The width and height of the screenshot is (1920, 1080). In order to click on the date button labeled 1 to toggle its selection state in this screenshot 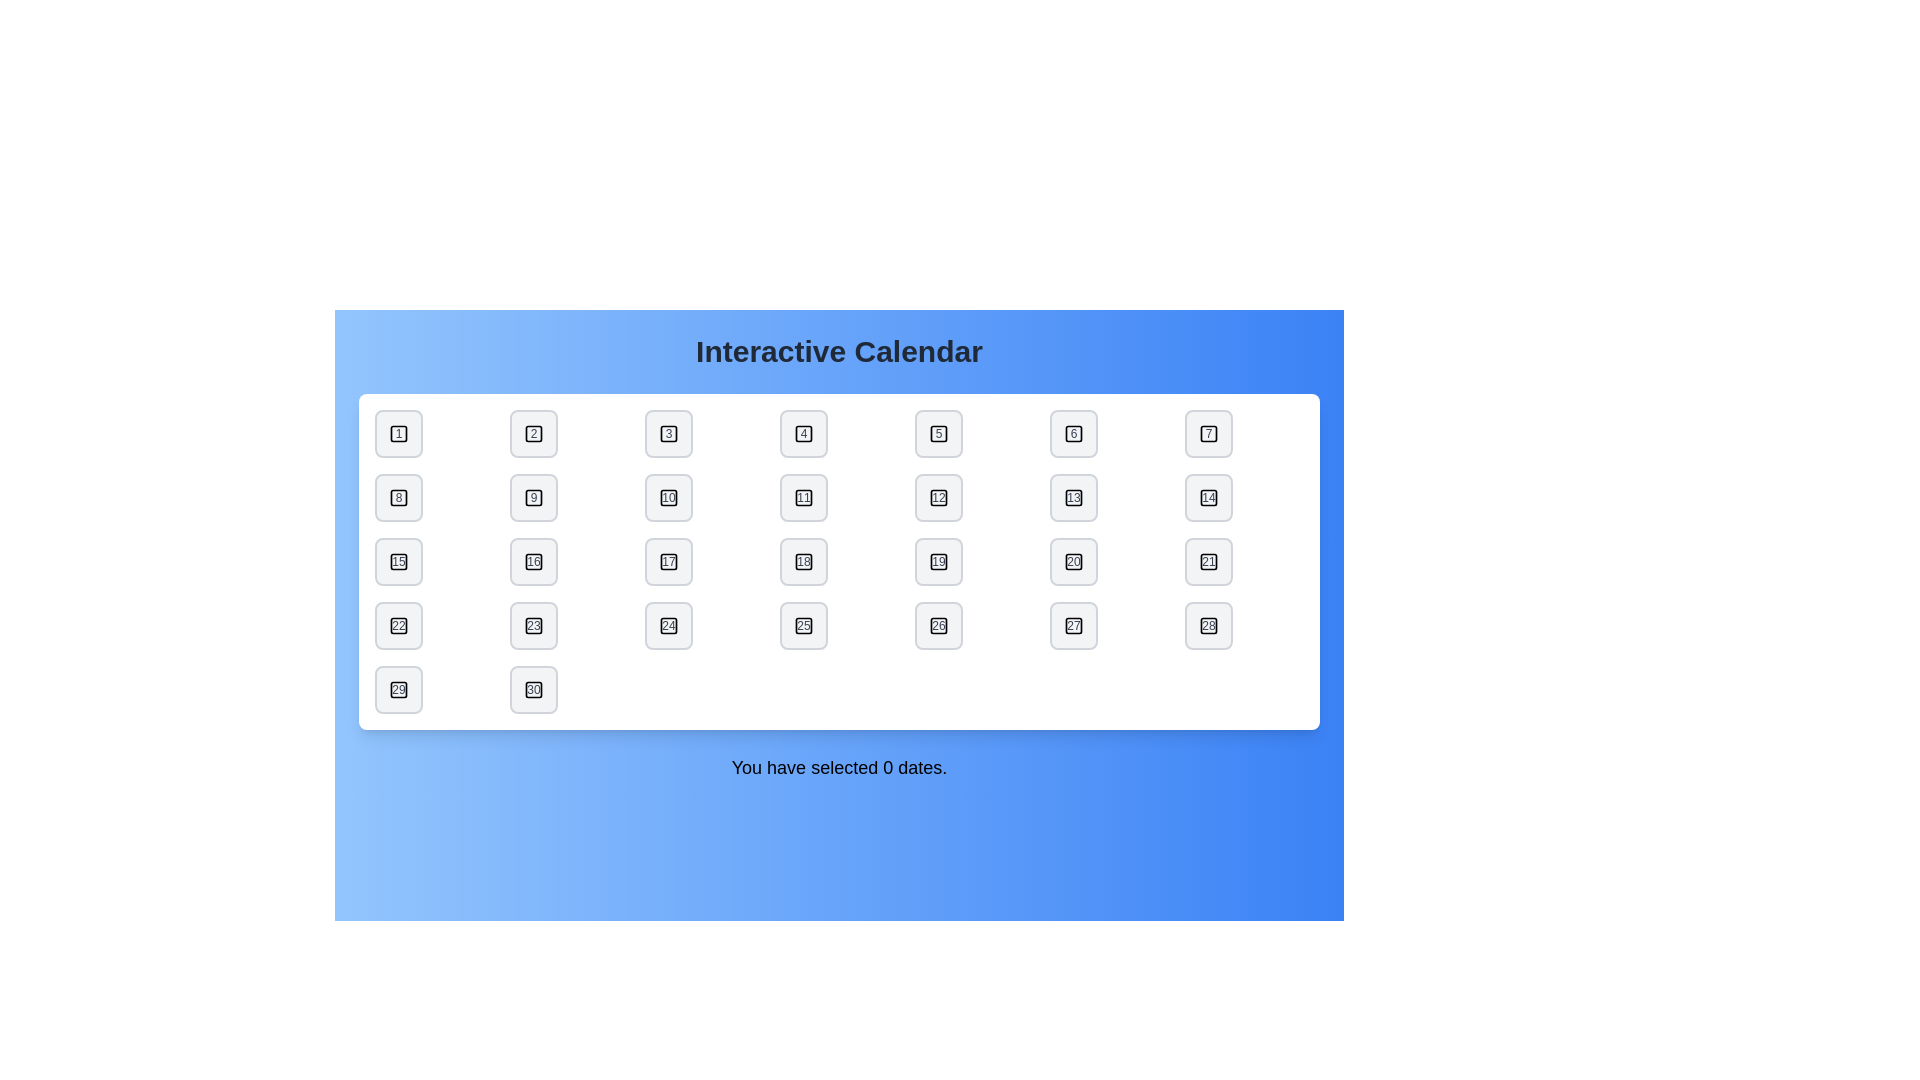, I will do `click(398, 433)`.